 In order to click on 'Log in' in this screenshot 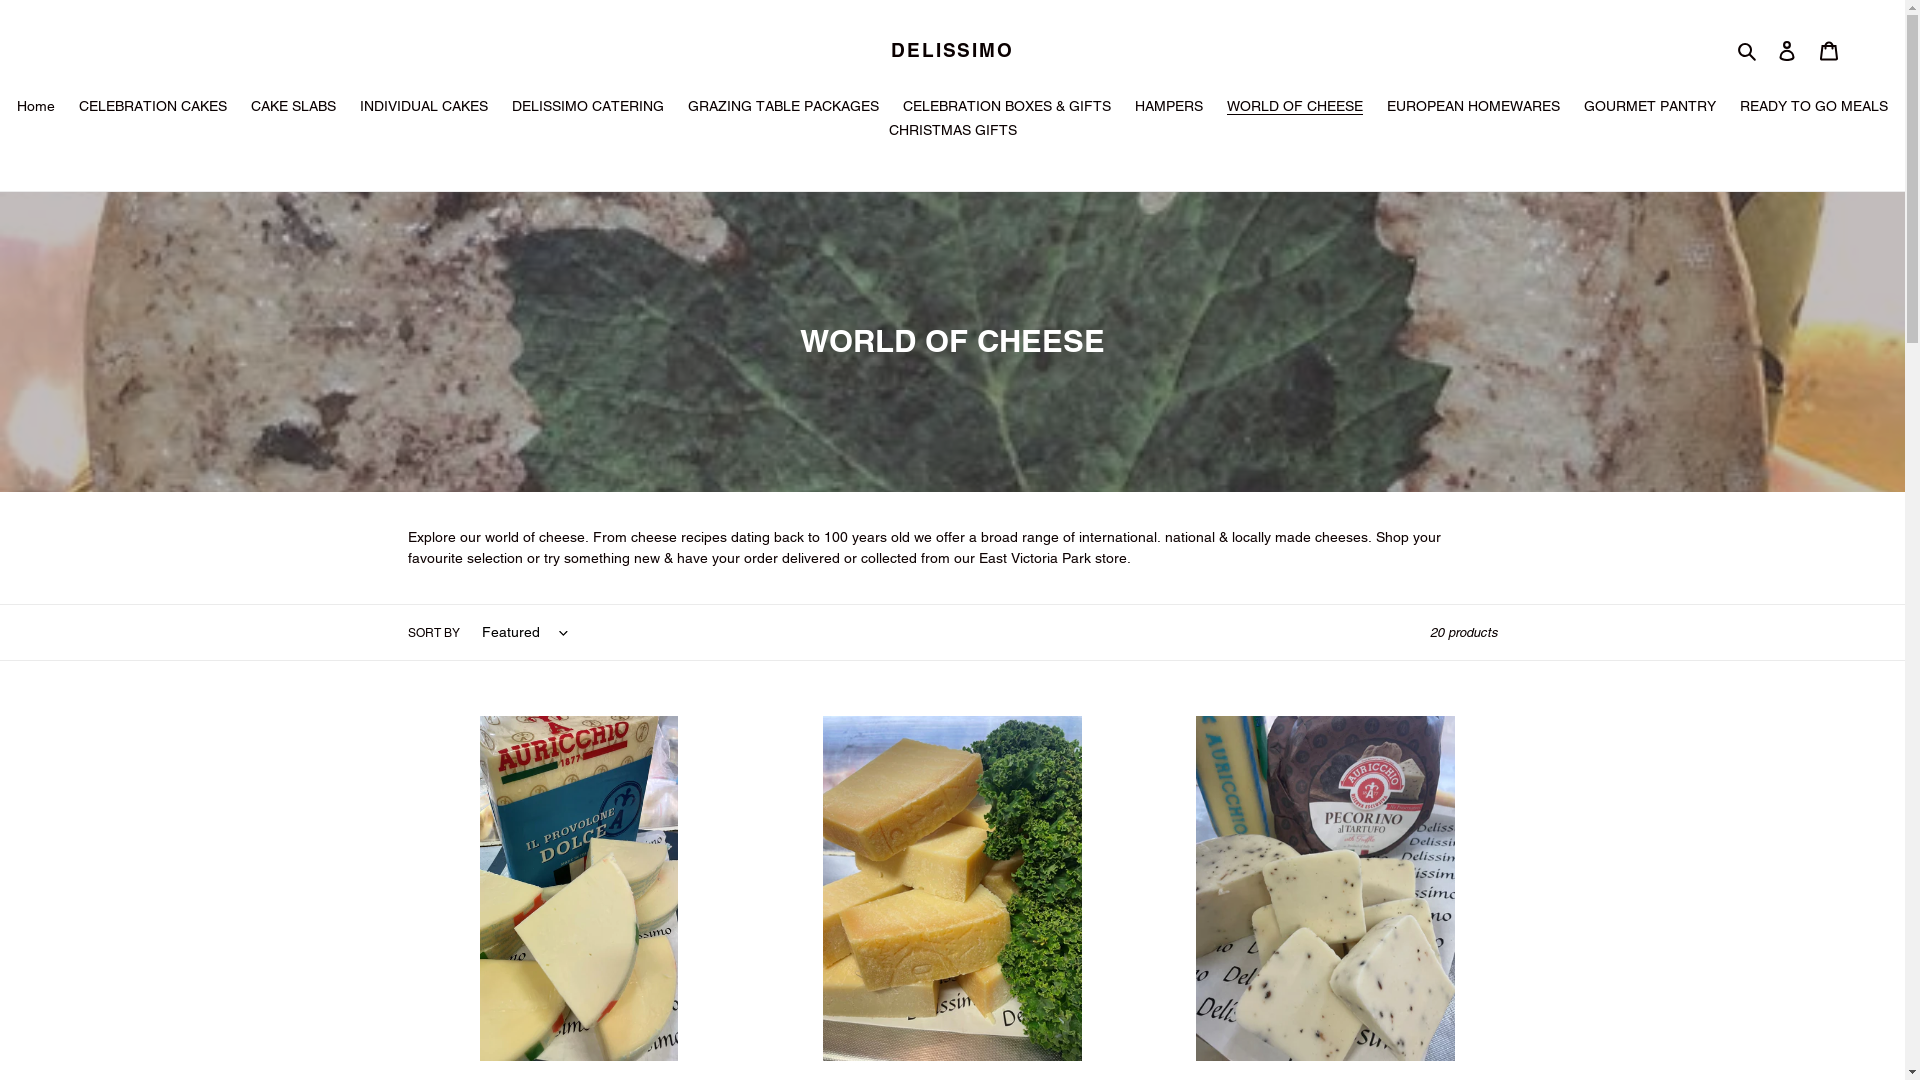, I will do `click(1786, 49)`.